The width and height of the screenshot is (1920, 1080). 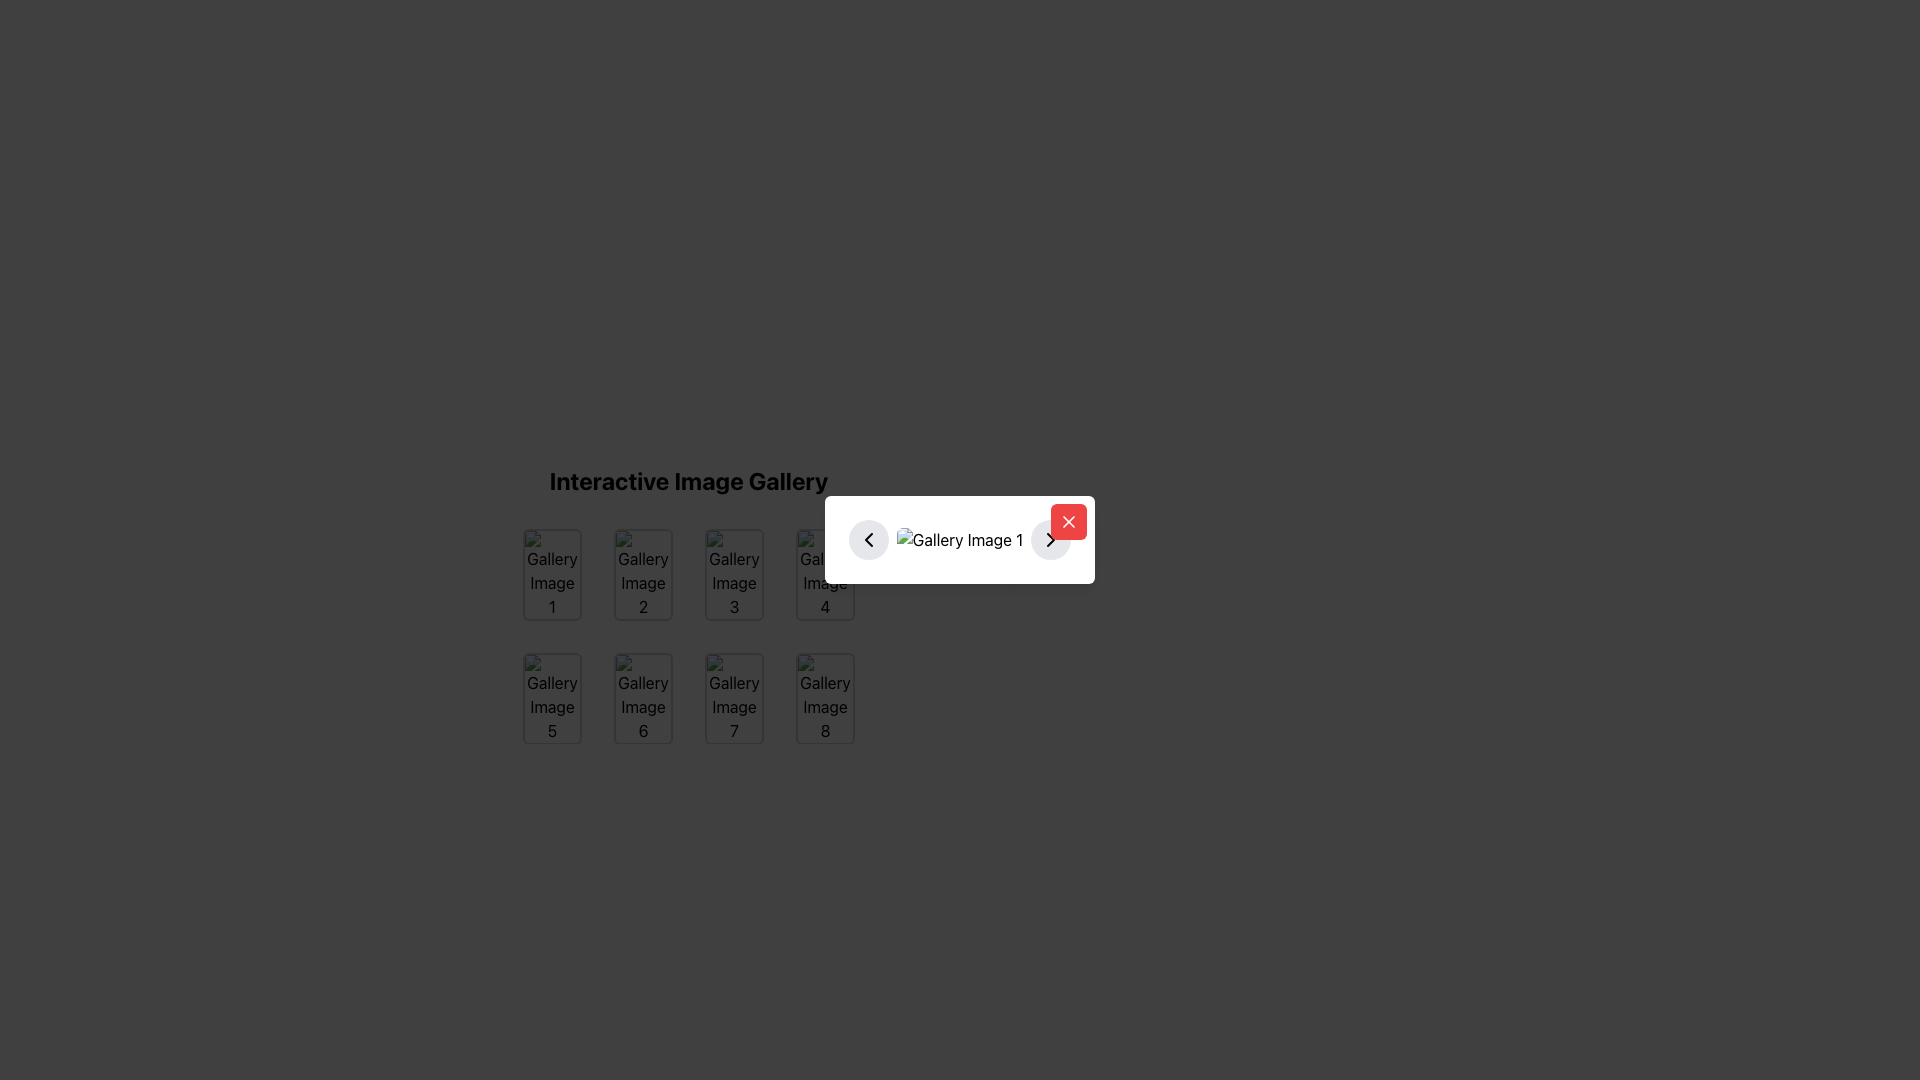 What do you see at coordinates (733, 697) in the screenshot?
I see `the seventh image in the gallery` at bounding box center [733, 697].